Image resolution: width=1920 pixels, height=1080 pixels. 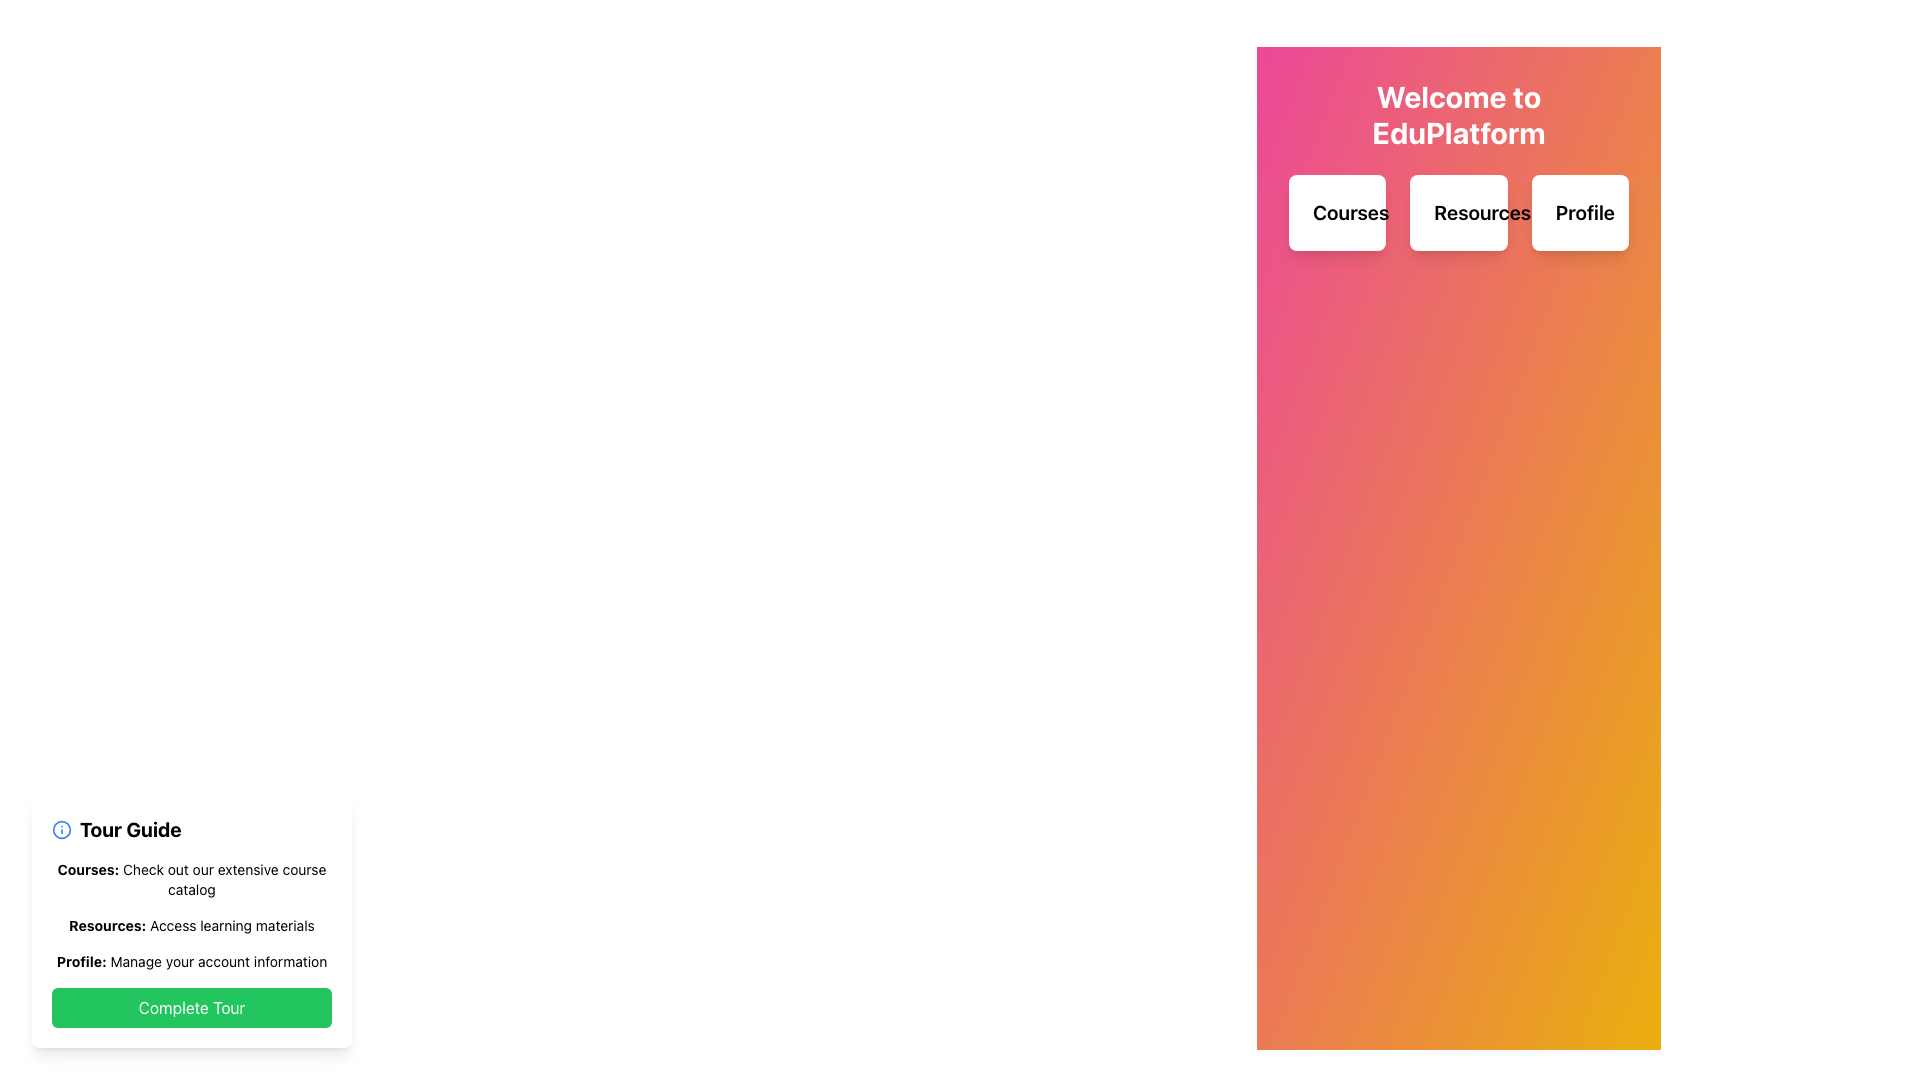 I want to click on the welcoming header text label that identifies the platform name, positioned at the top of the UI layout above the buttons labeled 'Courses', 'Resources', and 'Profile', so click(x=1459, y=115).